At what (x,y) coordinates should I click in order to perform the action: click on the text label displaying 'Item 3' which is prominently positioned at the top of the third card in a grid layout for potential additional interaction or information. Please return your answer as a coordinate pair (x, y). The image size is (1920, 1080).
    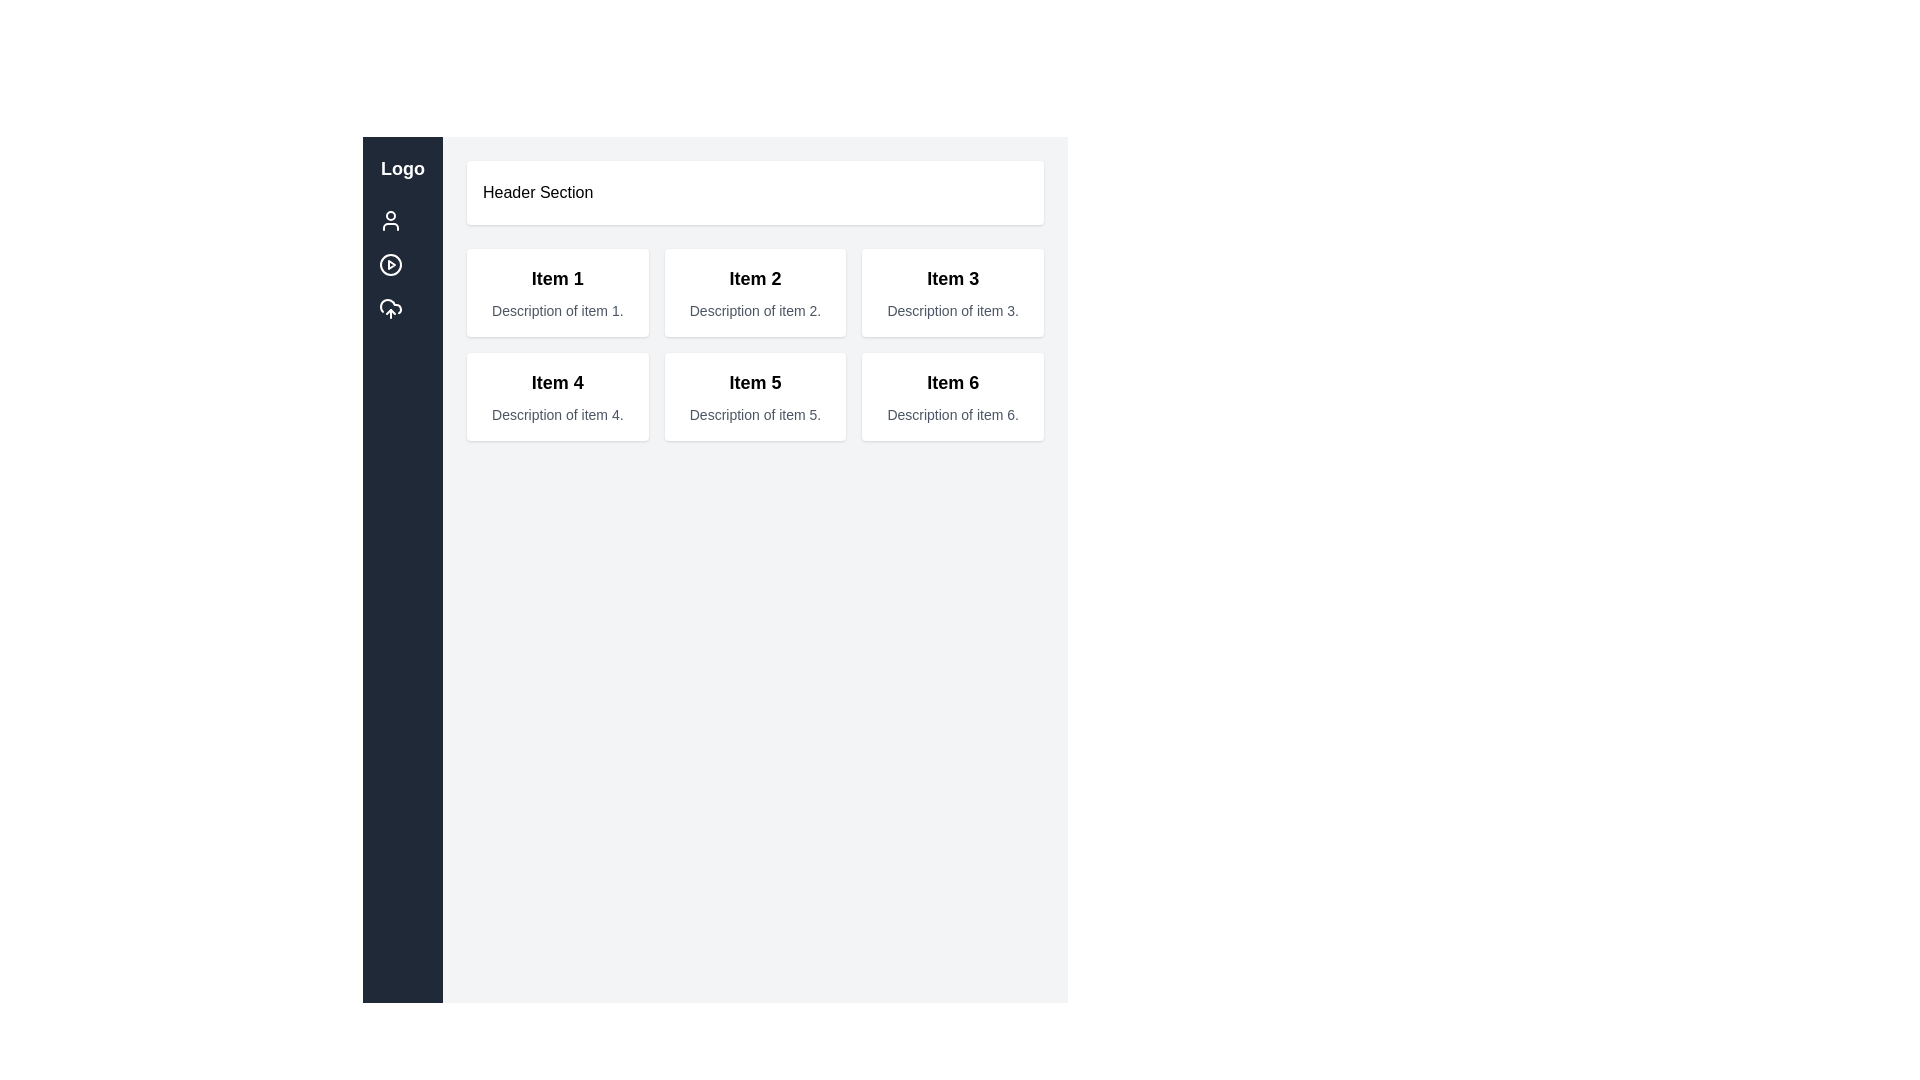
    Looking at the image, I should click on (952, 278).